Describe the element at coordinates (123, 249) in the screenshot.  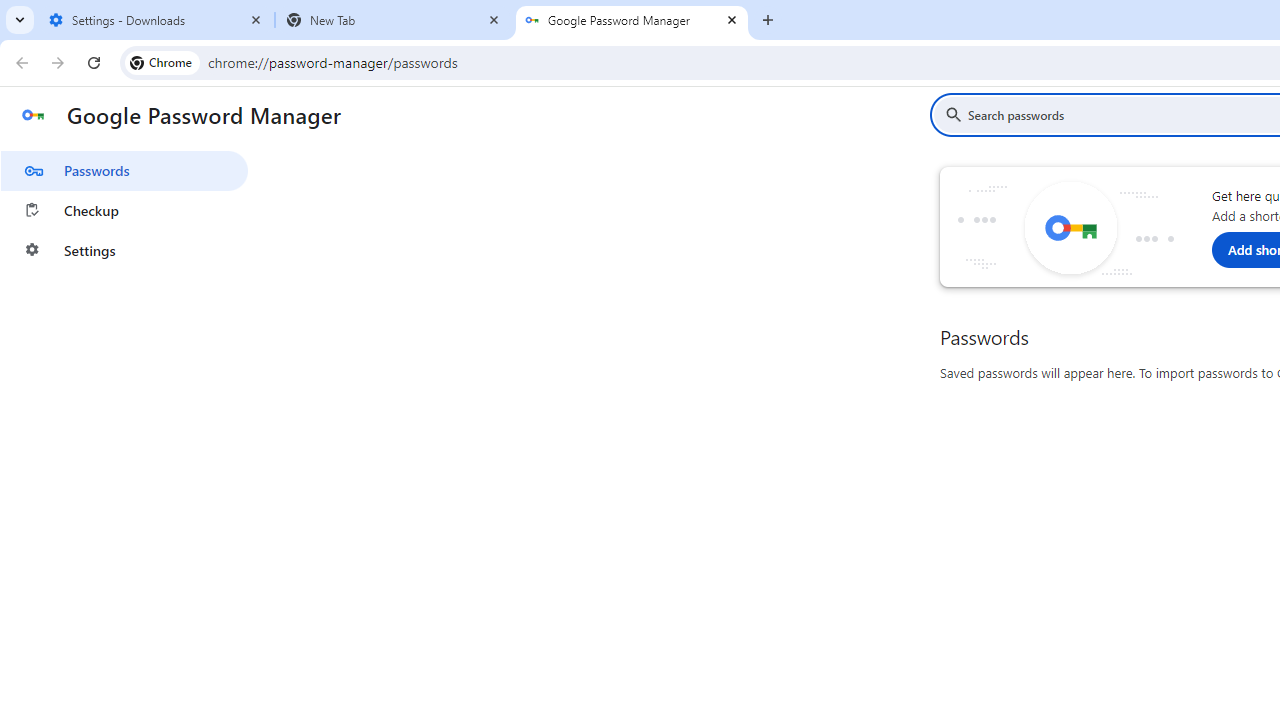
I see `'Settings'` at that location.